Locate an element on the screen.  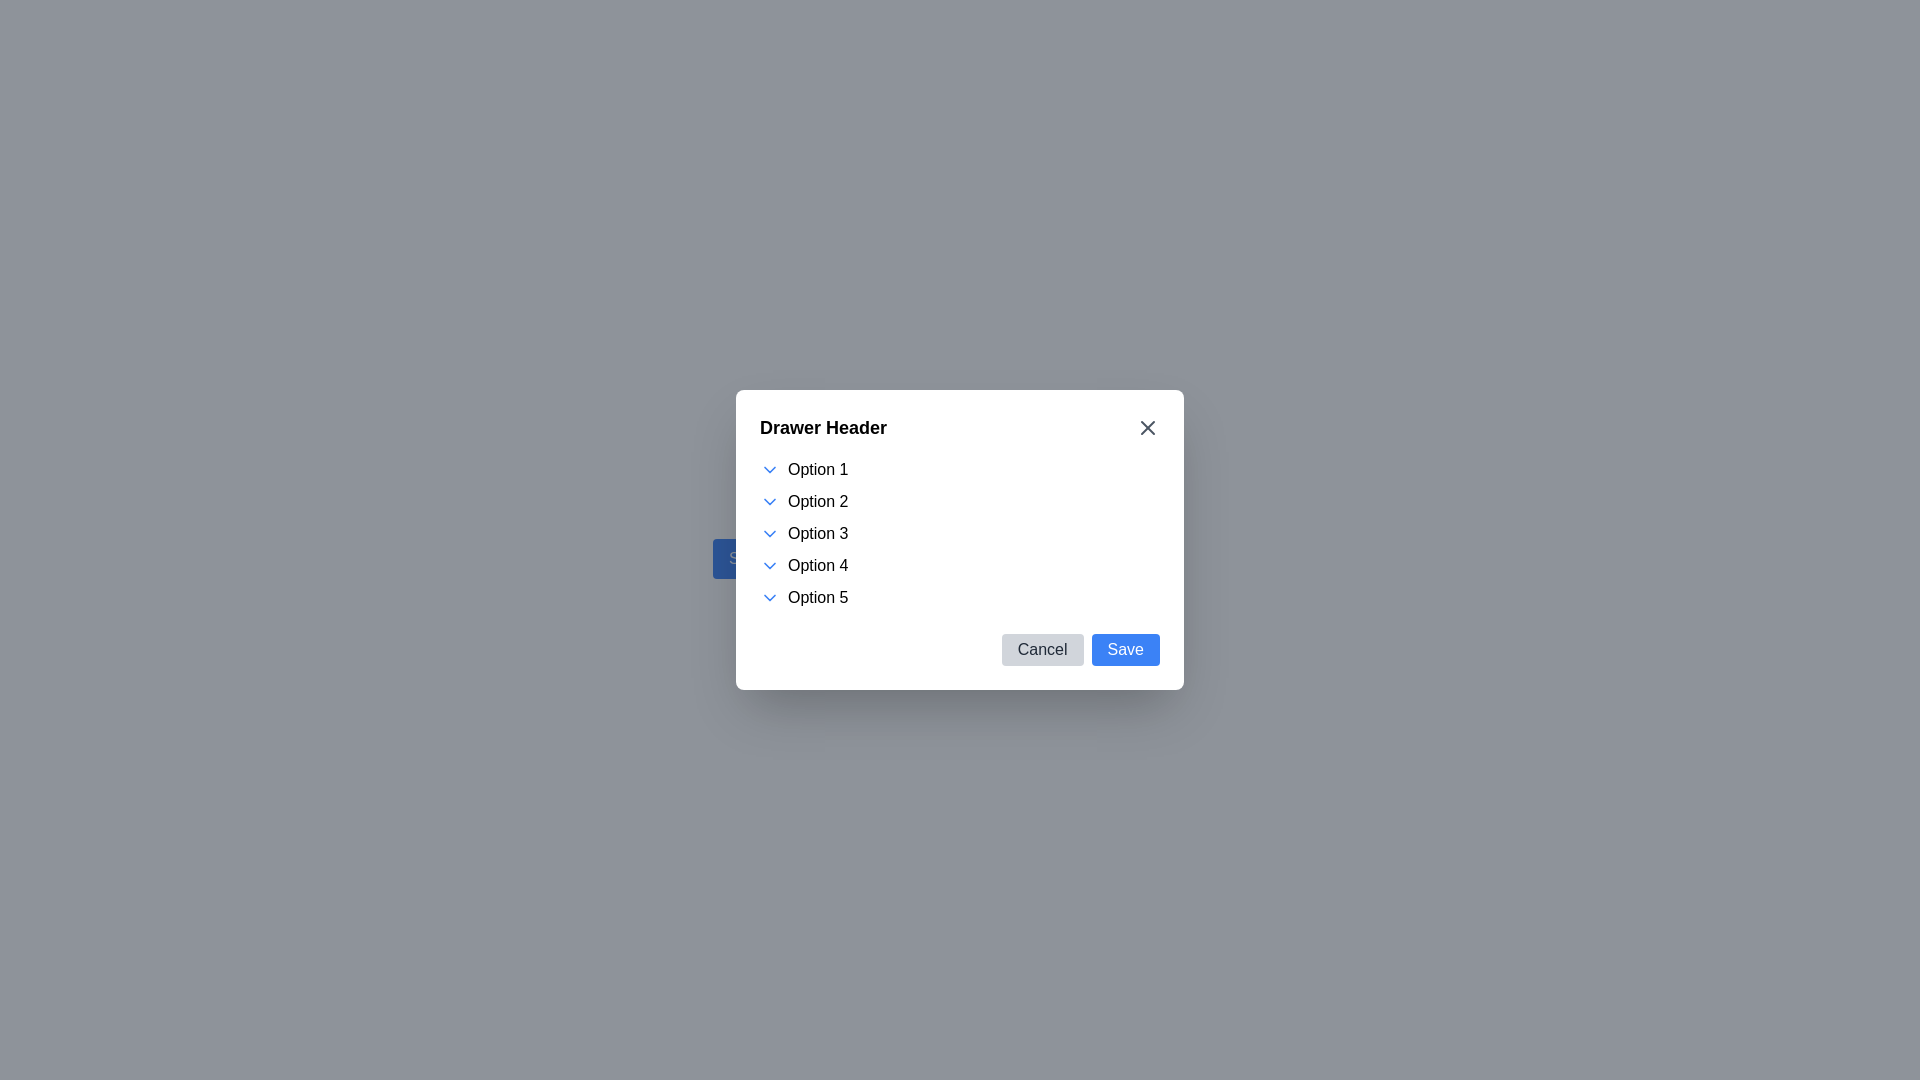
the save button located in the modal footer section, which is the second button in a horizontal group, positioned to the right of the 'Cancel' button is located at coordinates (1125, 650).